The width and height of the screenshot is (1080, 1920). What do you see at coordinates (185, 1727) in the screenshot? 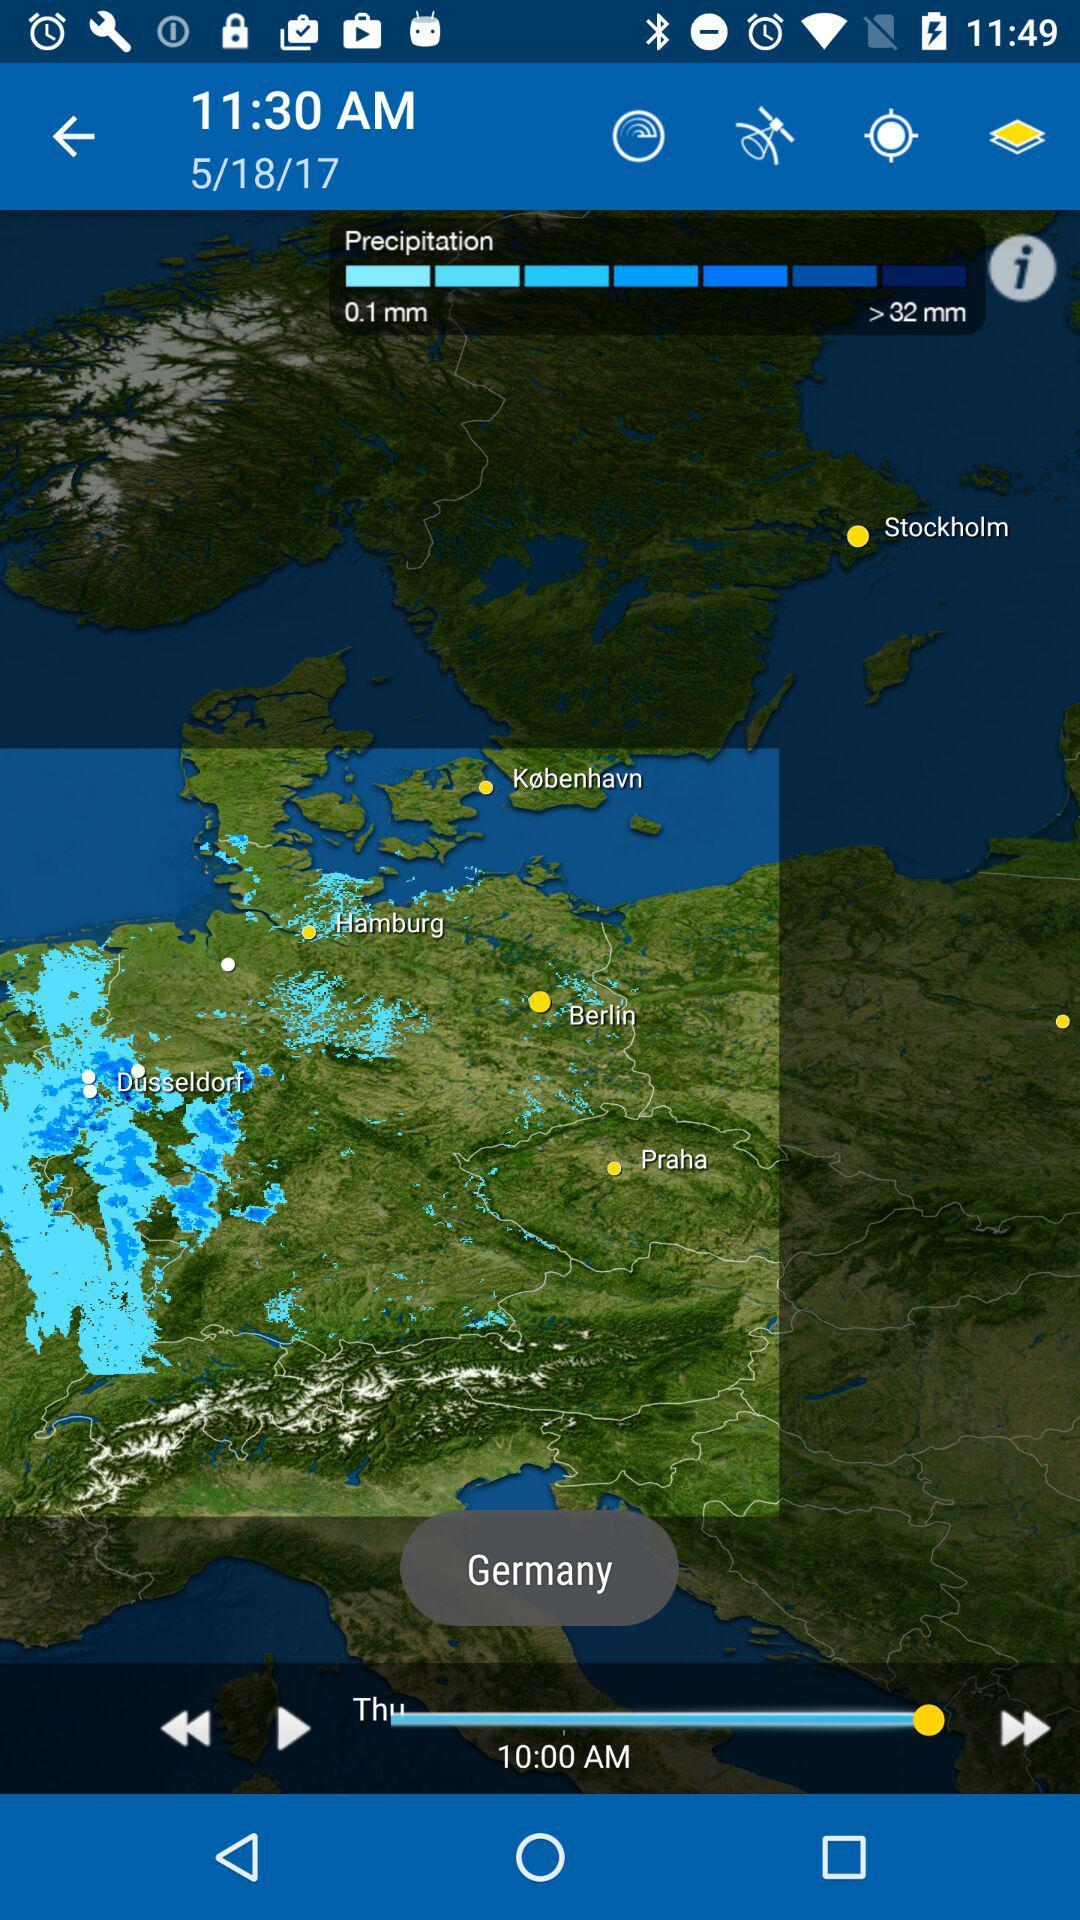
I see `go back` at bounding box center [185, 1727].